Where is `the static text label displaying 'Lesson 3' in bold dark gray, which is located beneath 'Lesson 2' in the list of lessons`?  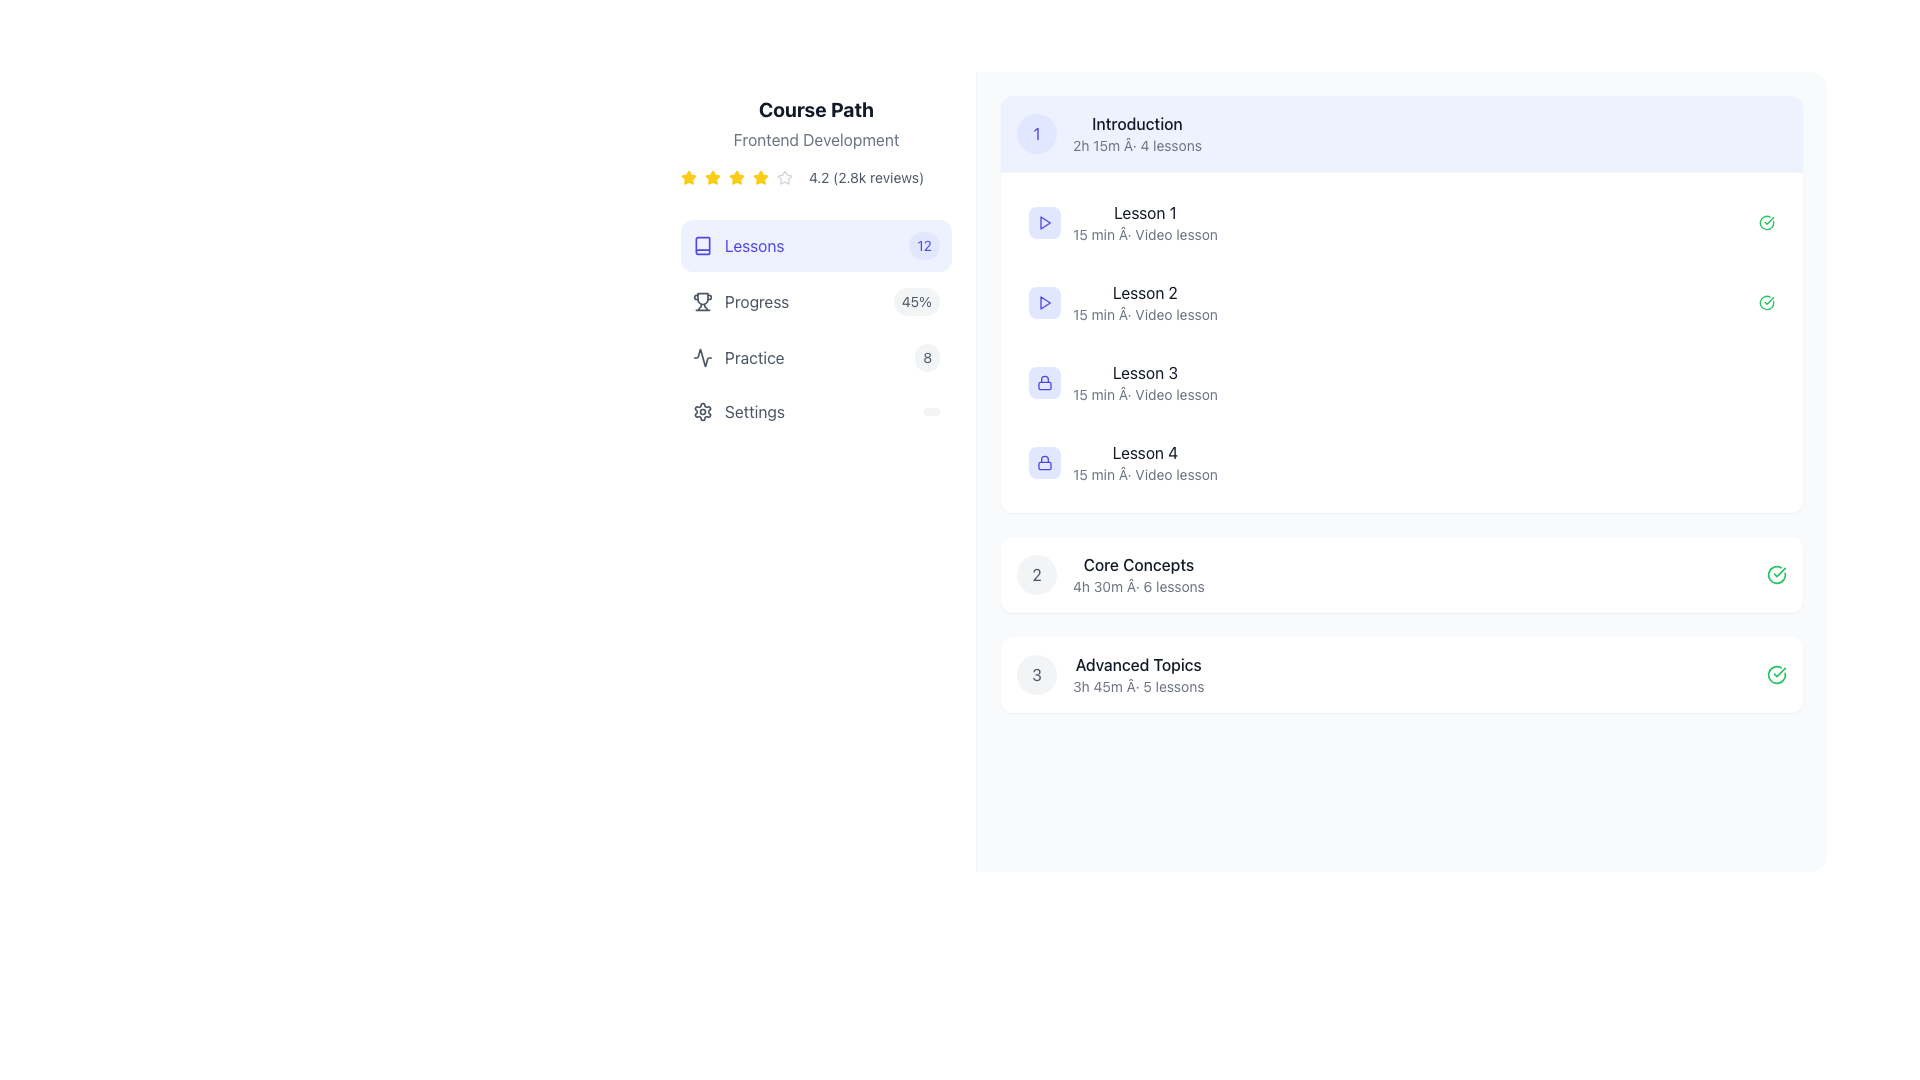 the static text label displaying 'Lesson 3' in bold dark gray, which is located beneath 'Lesson 2' in the list of lessons is located at coordinates (1145, 373).